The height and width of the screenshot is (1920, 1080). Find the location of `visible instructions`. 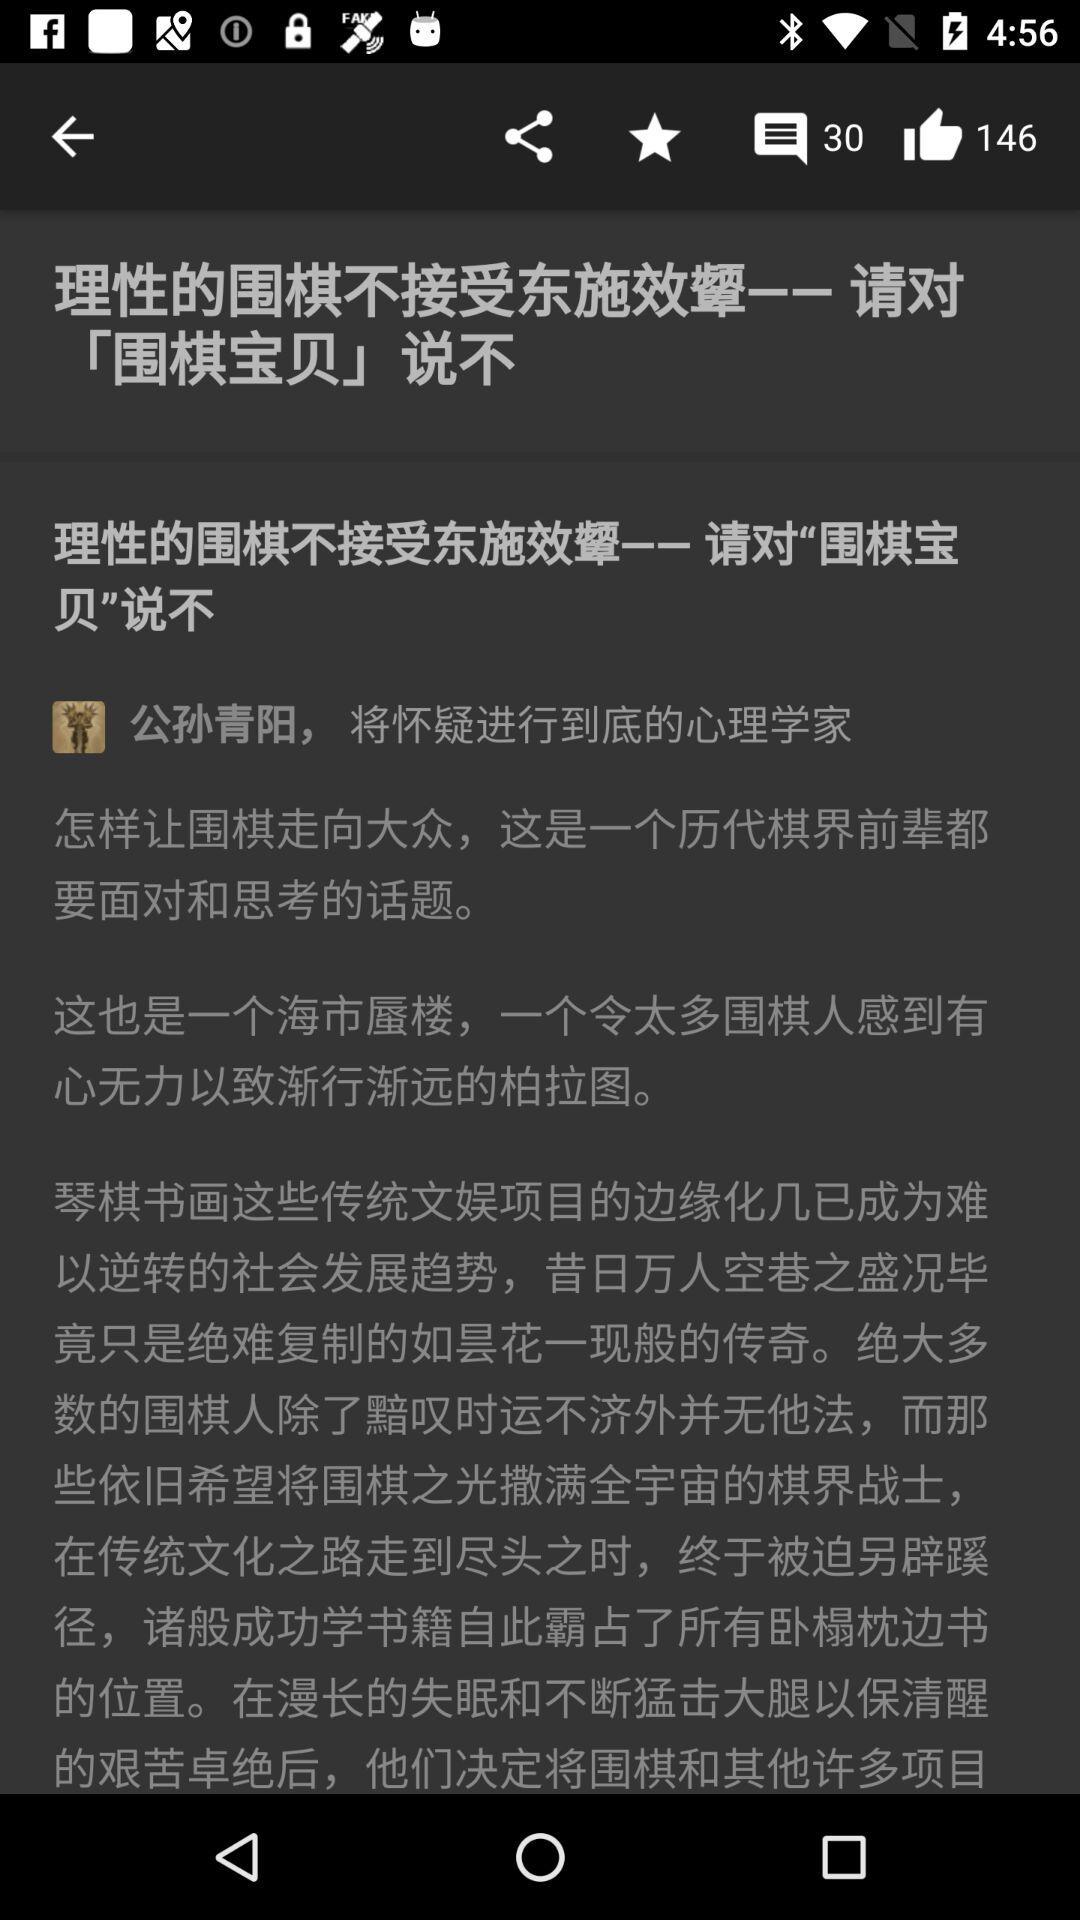

visible instructions is located at coordinates (540, 1002).